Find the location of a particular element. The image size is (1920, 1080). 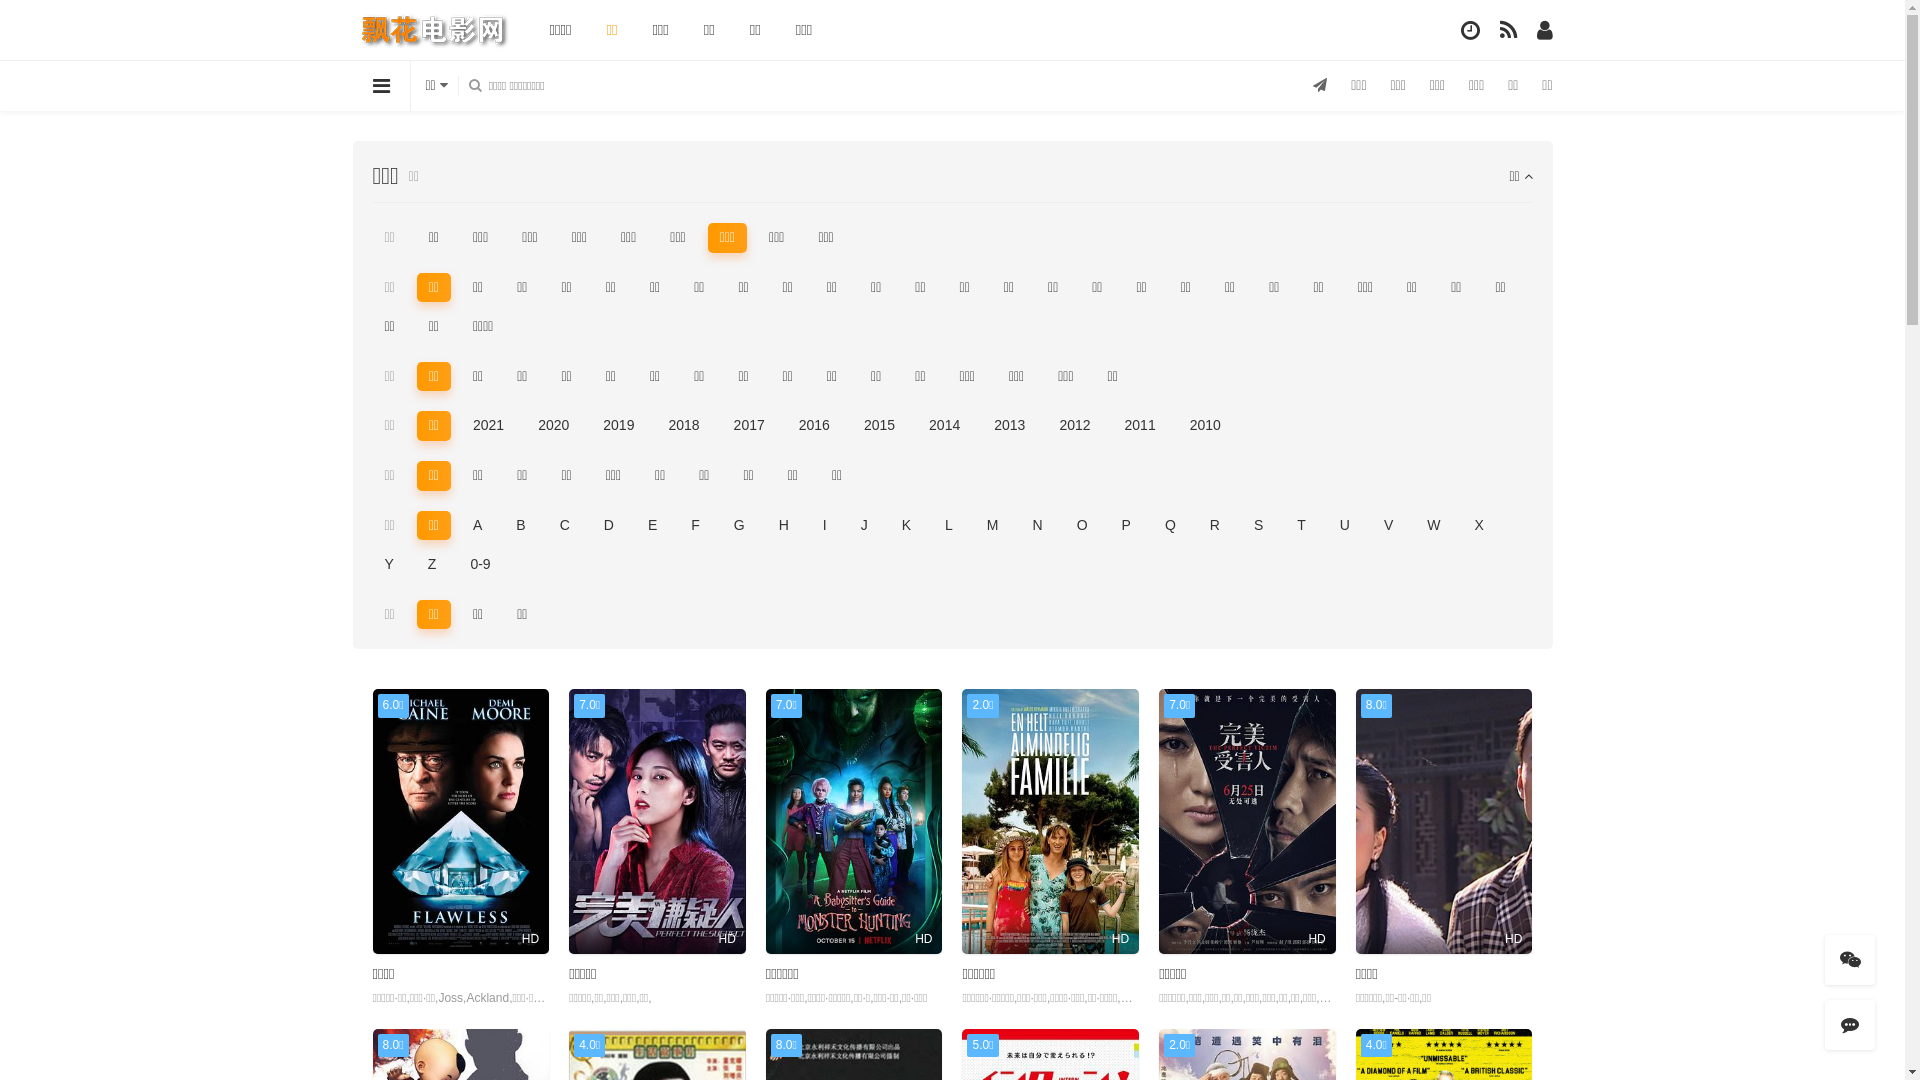

'B' is located at coordinates (520, 524).